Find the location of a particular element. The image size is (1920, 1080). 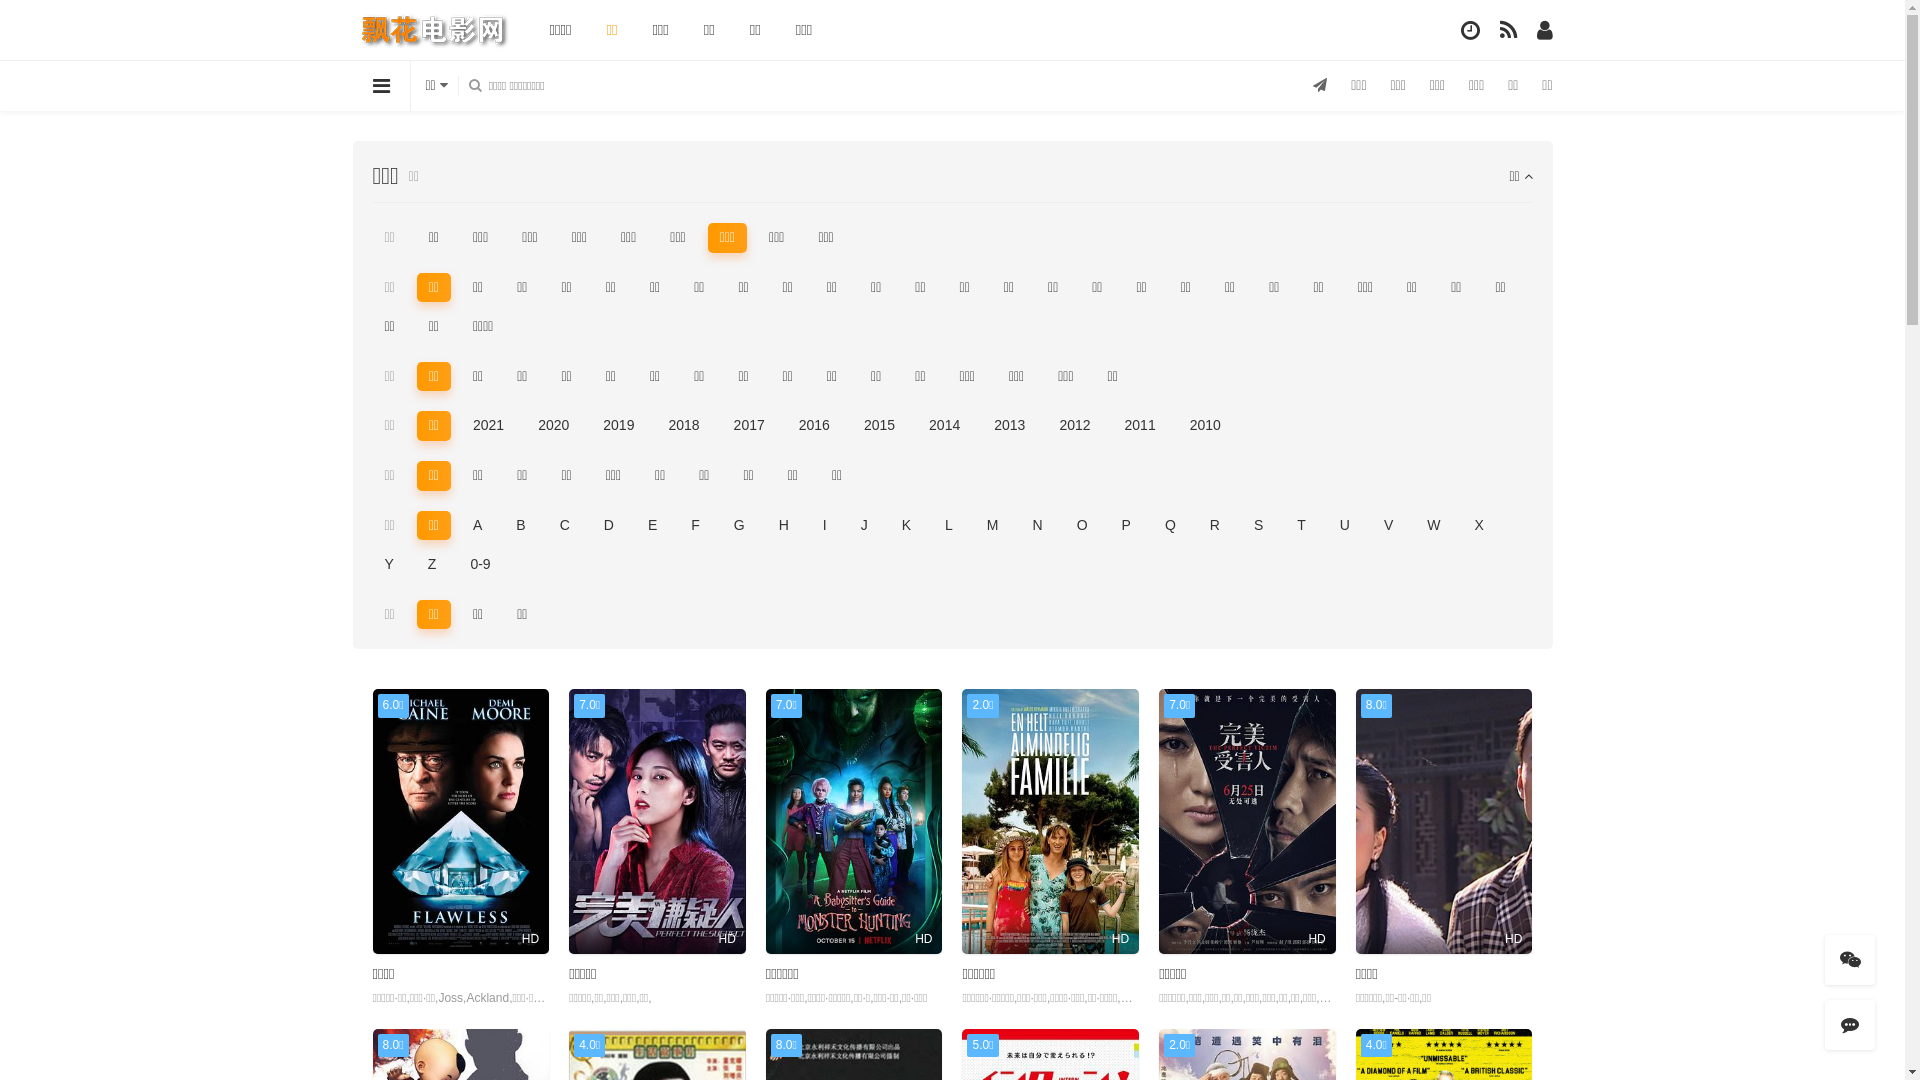

'B' is located at coordinates (520, 524).